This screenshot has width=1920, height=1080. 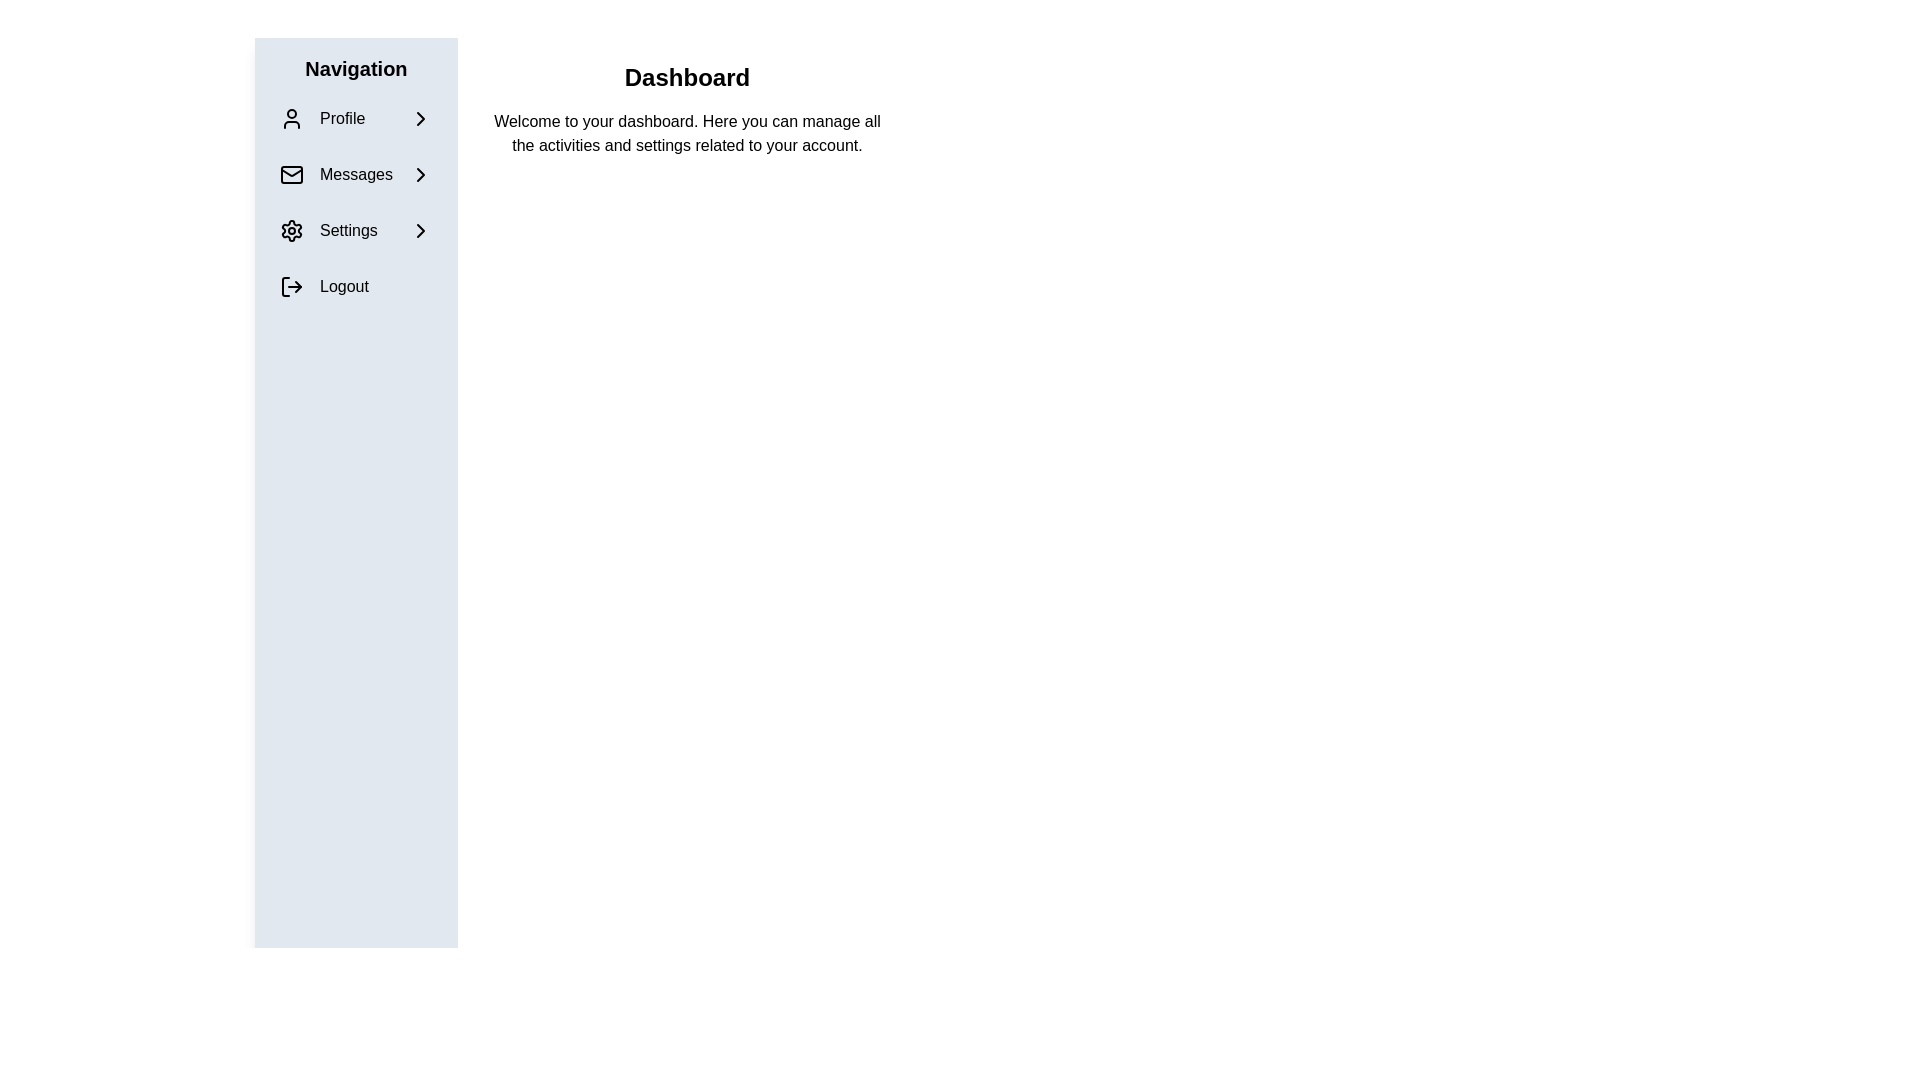 I want to click on the 'Profile' navigation link/button, which features a user profile icon, the text 'Profile', and a right-facing arrow icon, so click(x=356, y=119).